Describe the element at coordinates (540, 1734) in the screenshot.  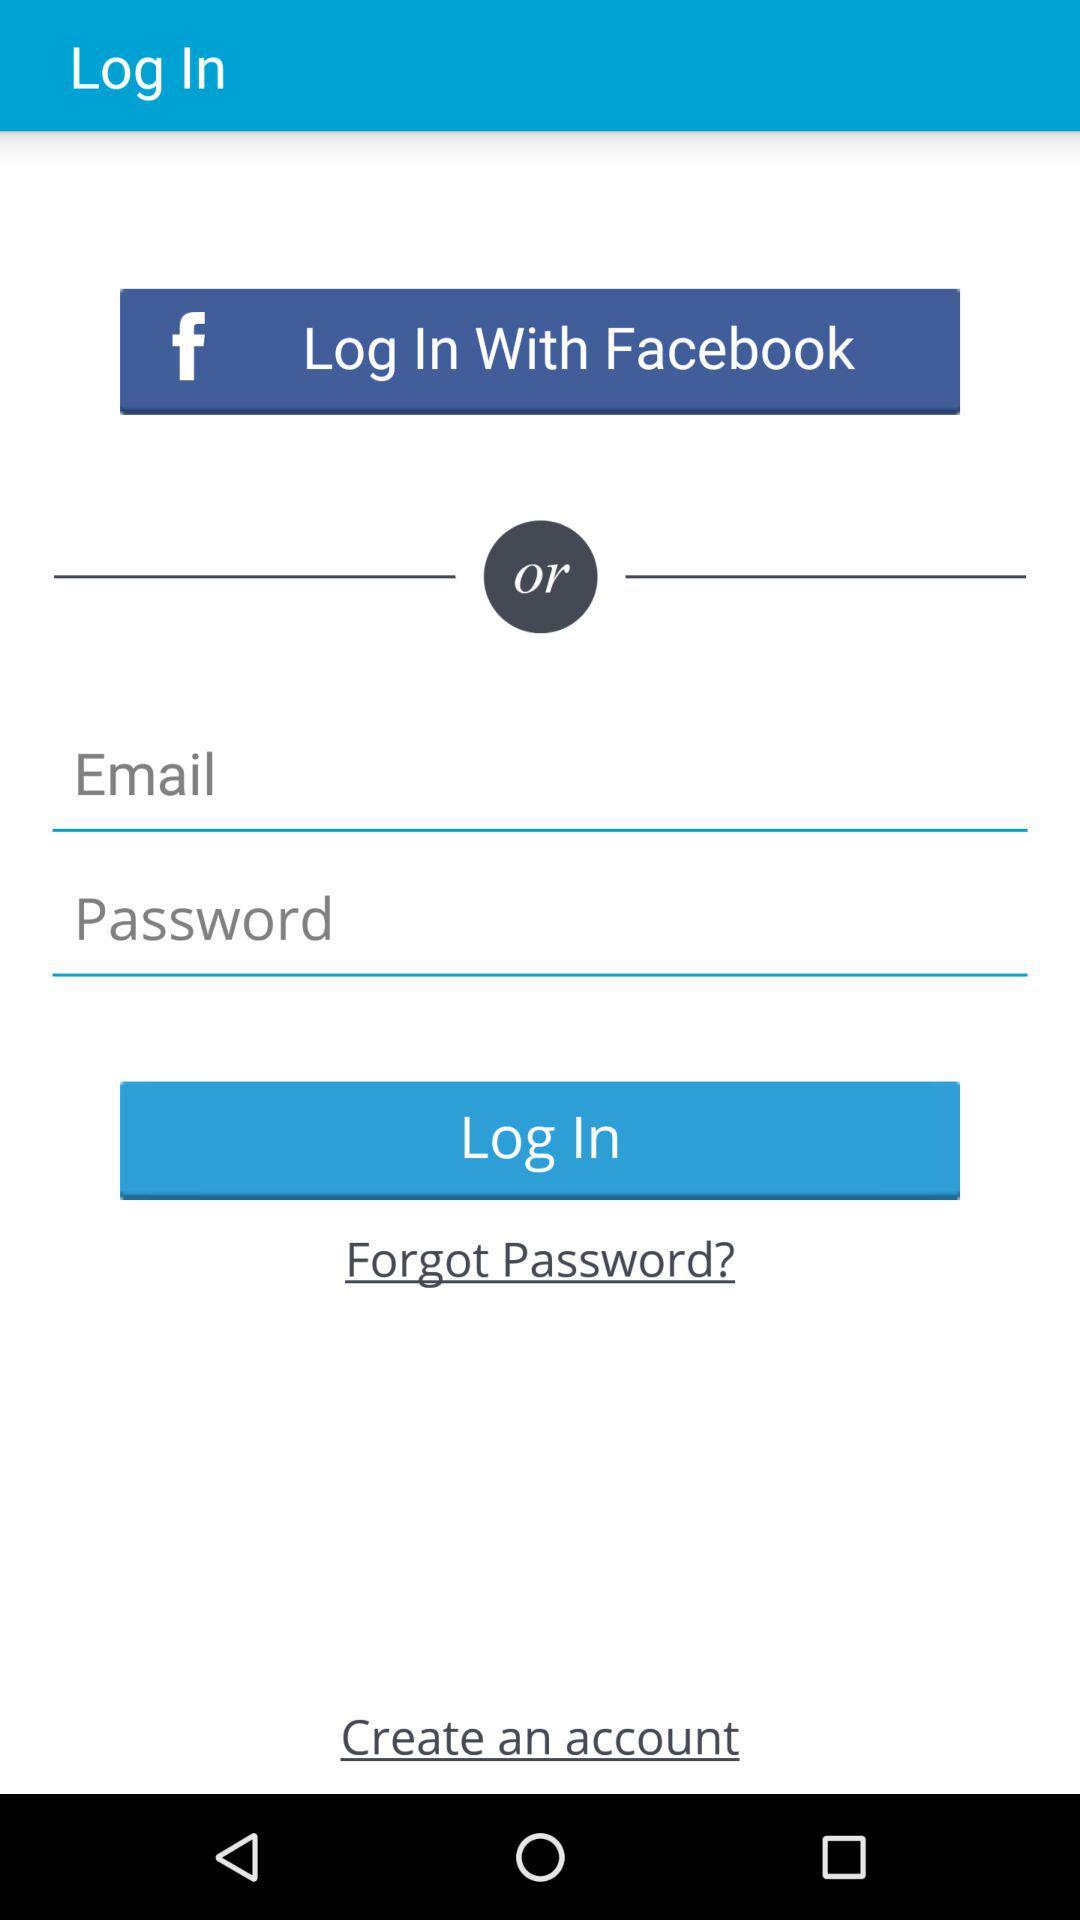
I see `item below forgot password?` at that location.